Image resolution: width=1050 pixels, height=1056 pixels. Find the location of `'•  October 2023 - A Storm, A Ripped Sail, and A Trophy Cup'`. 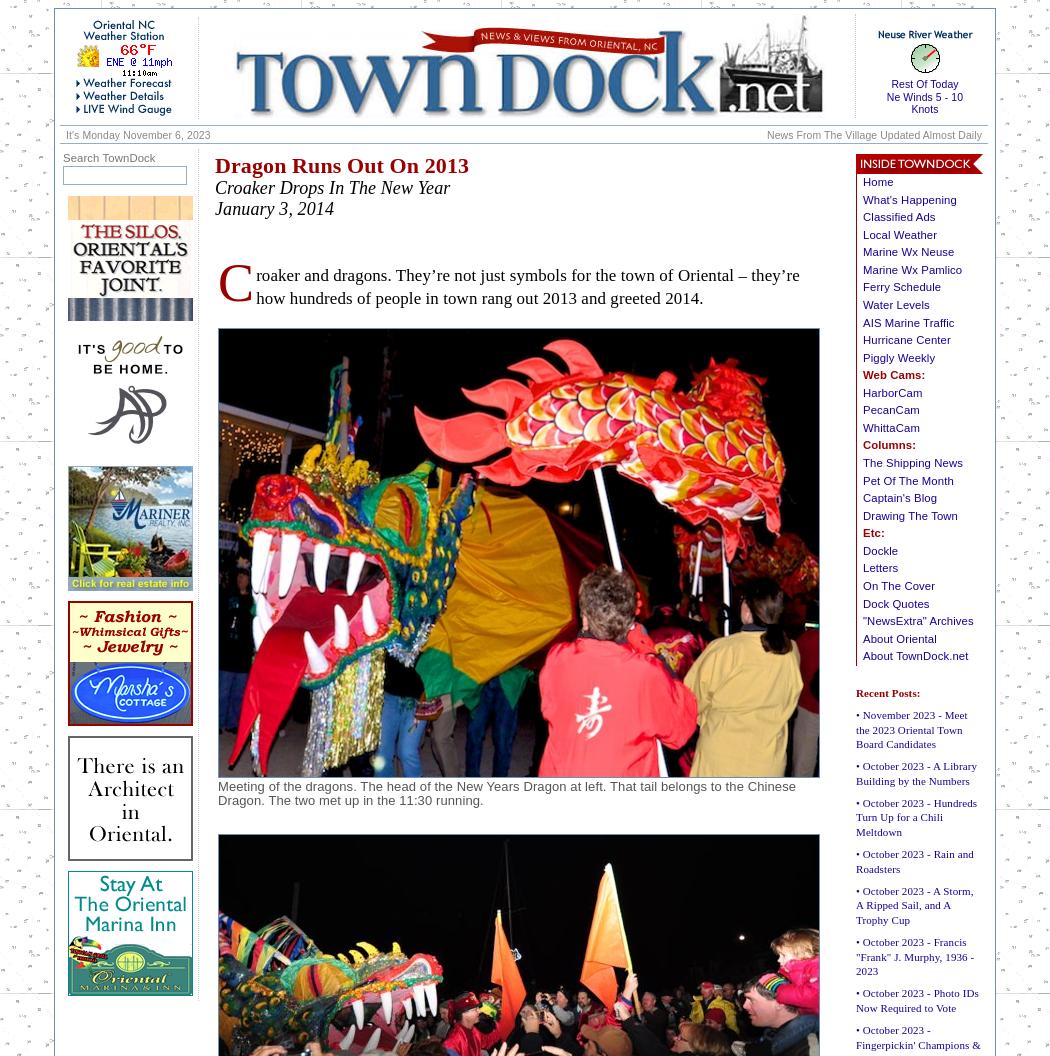

'•  October 2023 - A Storm, A Ripped Sail, and A Trophy Cup' is located at coordinates (914, 903).